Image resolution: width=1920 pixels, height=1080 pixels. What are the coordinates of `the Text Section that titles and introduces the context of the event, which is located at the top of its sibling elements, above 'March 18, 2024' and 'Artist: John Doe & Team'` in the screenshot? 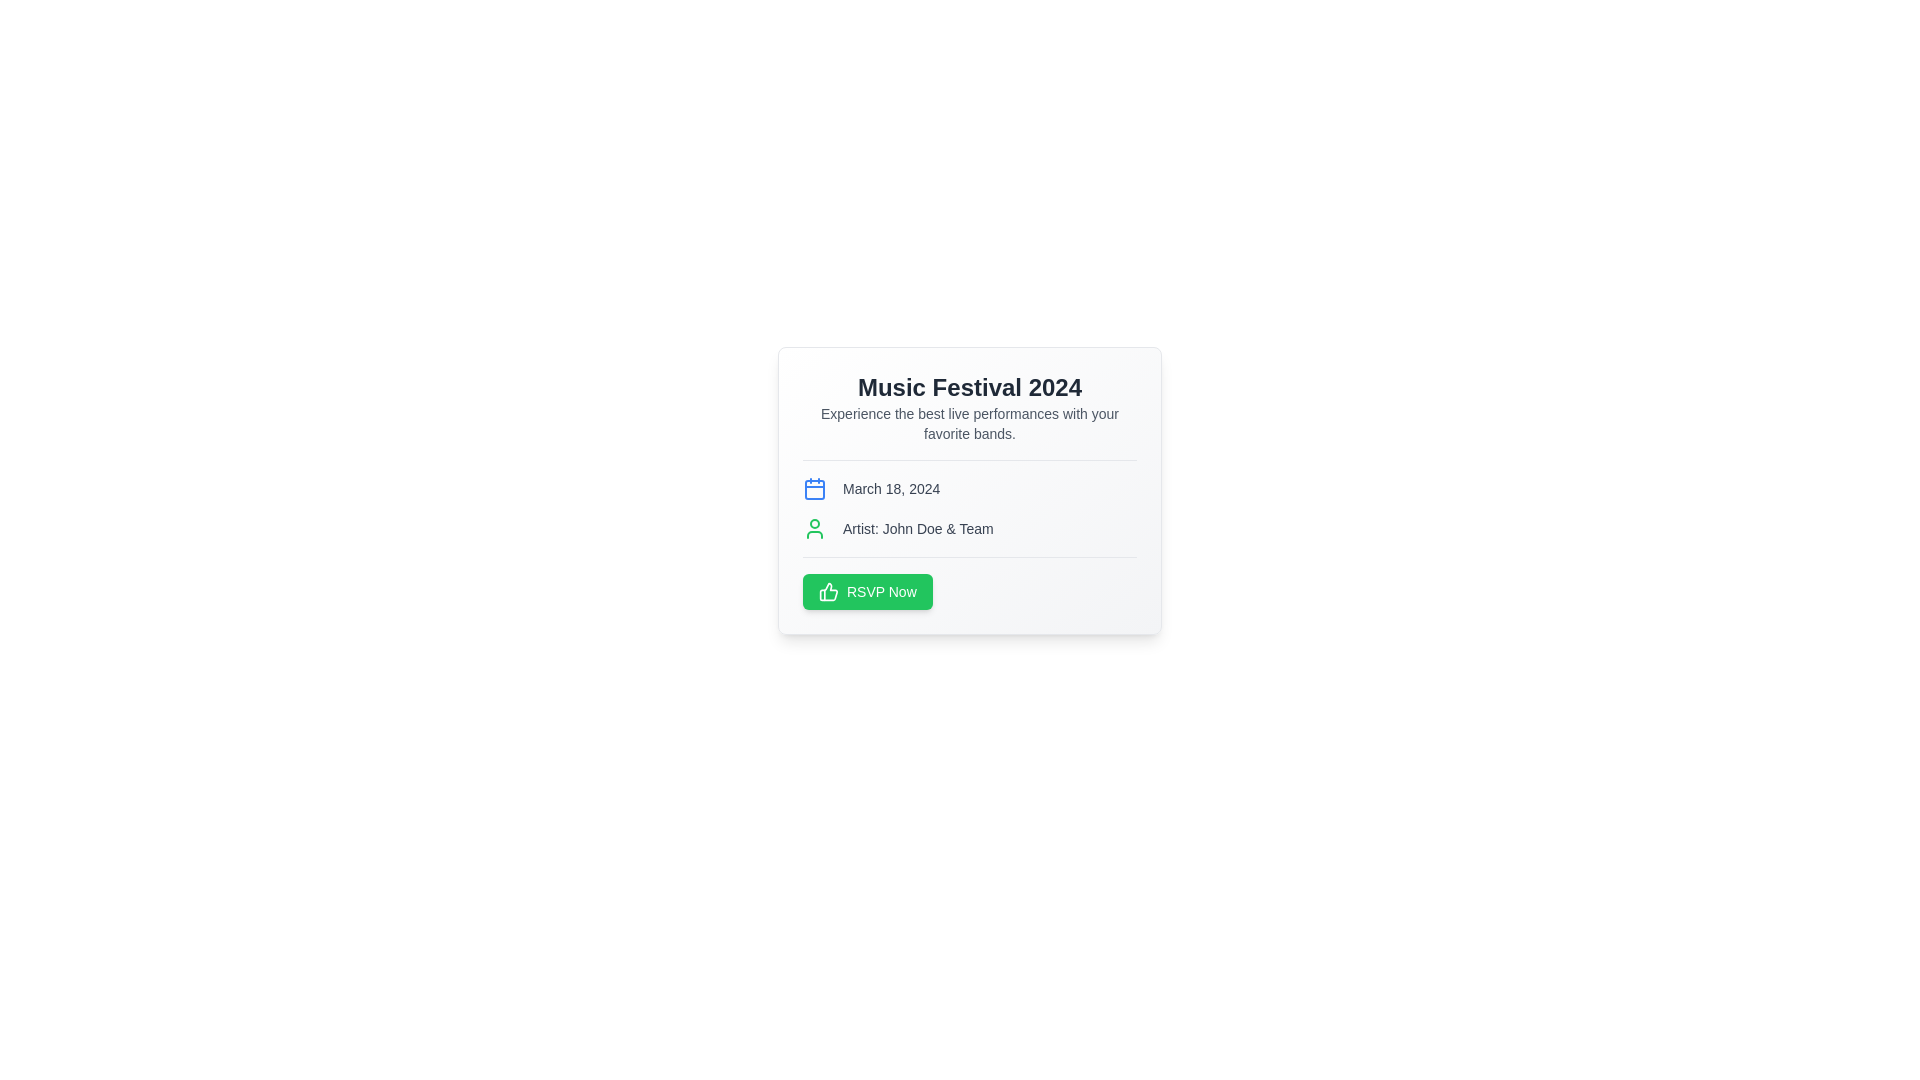 It's located at (969, 415).